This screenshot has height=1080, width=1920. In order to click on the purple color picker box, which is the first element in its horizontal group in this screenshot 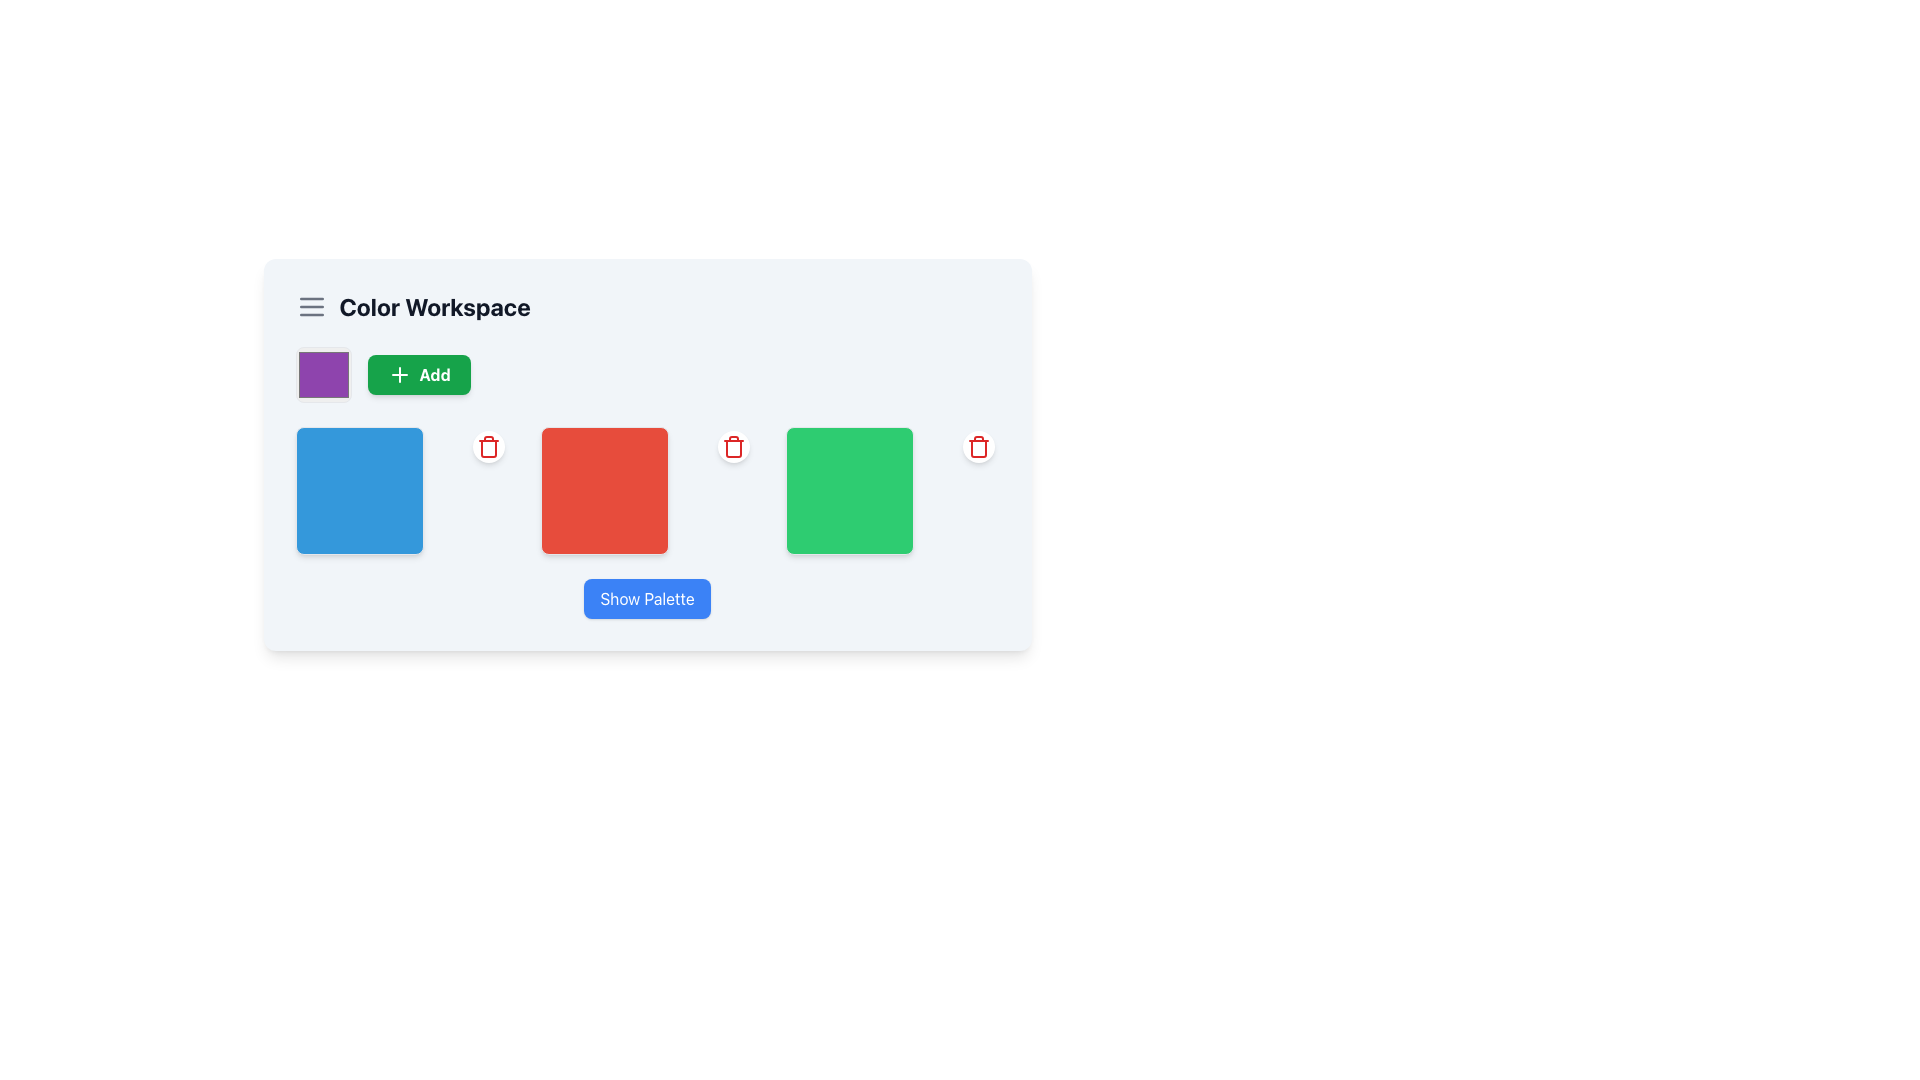, I will do `click(323, 374)`.